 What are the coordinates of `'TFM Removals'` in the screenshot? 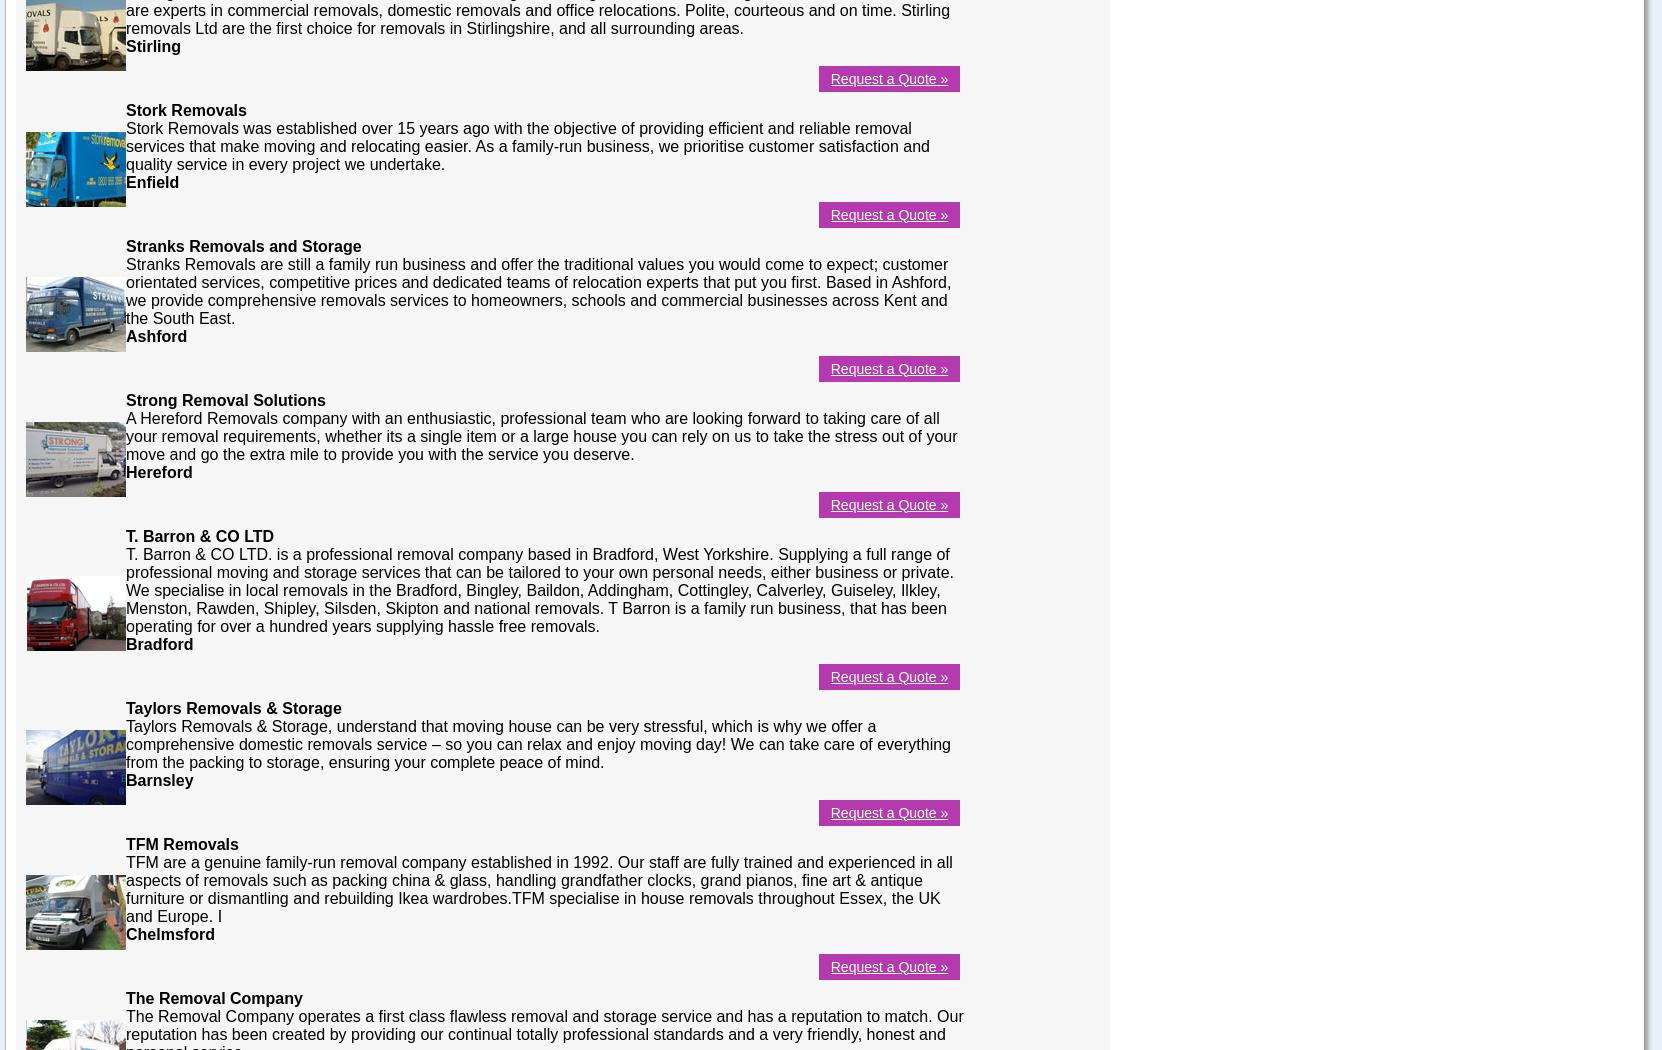 It's located at (125, 843).